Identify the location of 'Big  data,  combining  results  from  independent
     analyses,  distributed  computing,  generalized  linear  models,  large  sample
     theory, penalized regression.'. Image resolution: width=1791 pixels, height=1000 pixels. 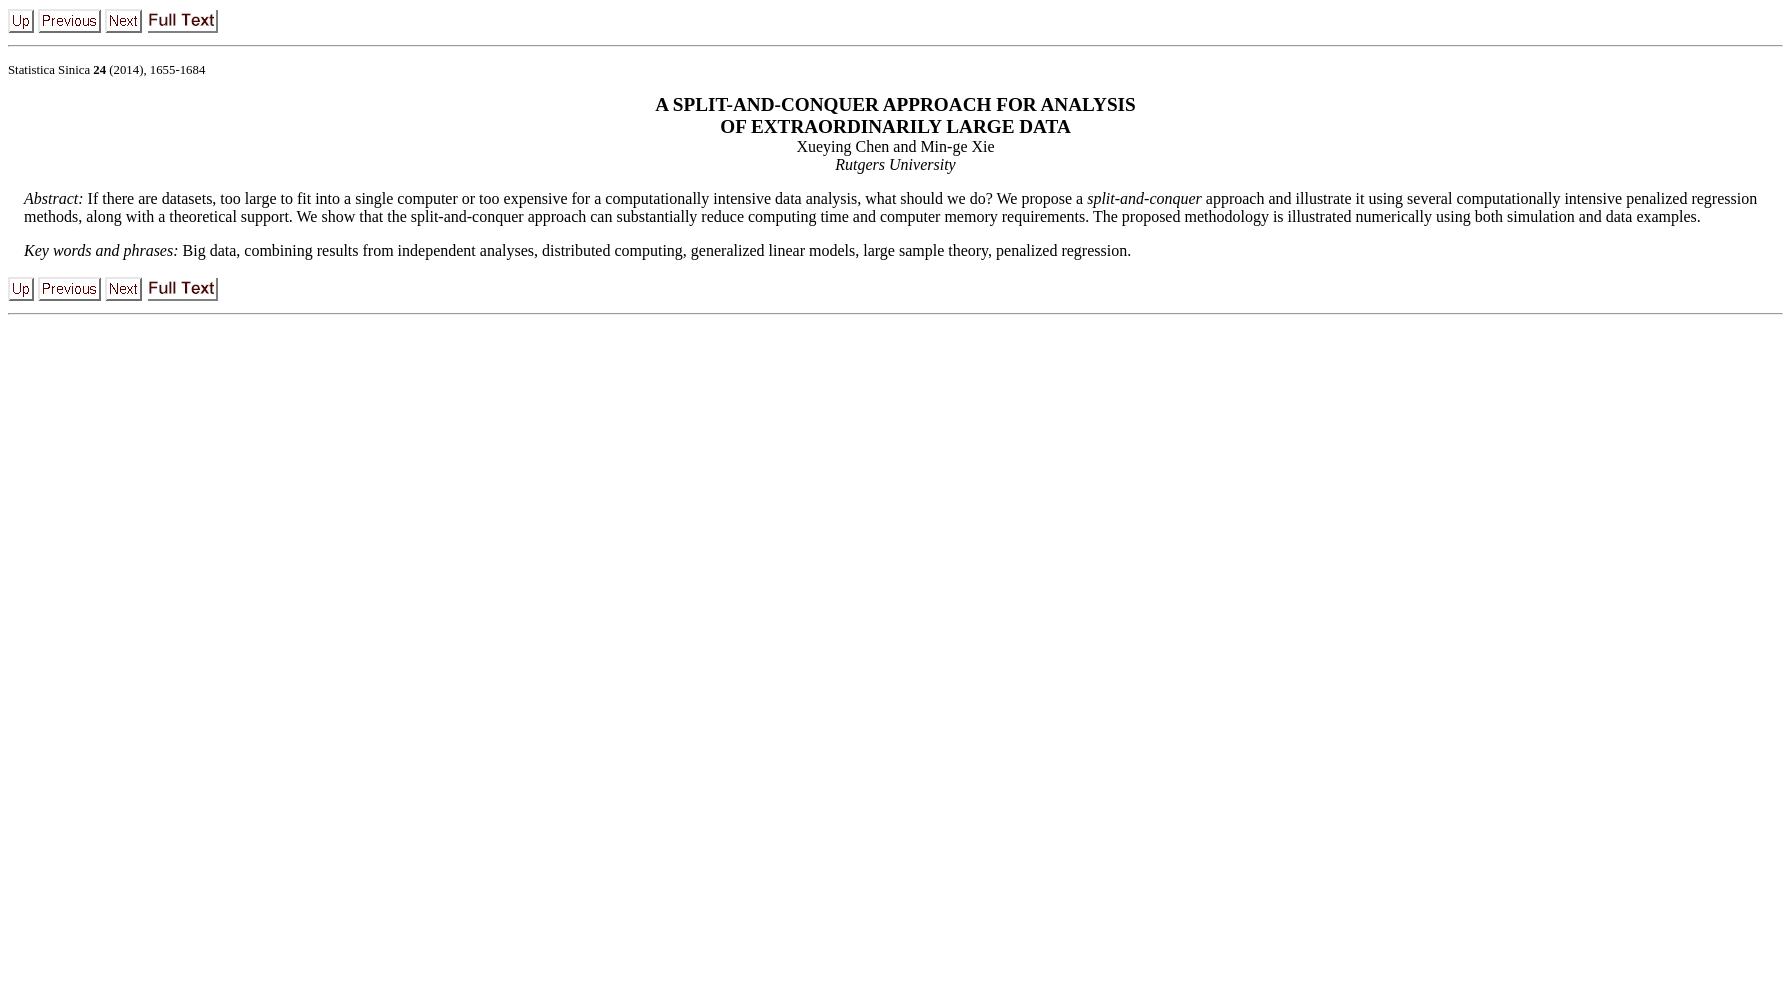
(656, 250).